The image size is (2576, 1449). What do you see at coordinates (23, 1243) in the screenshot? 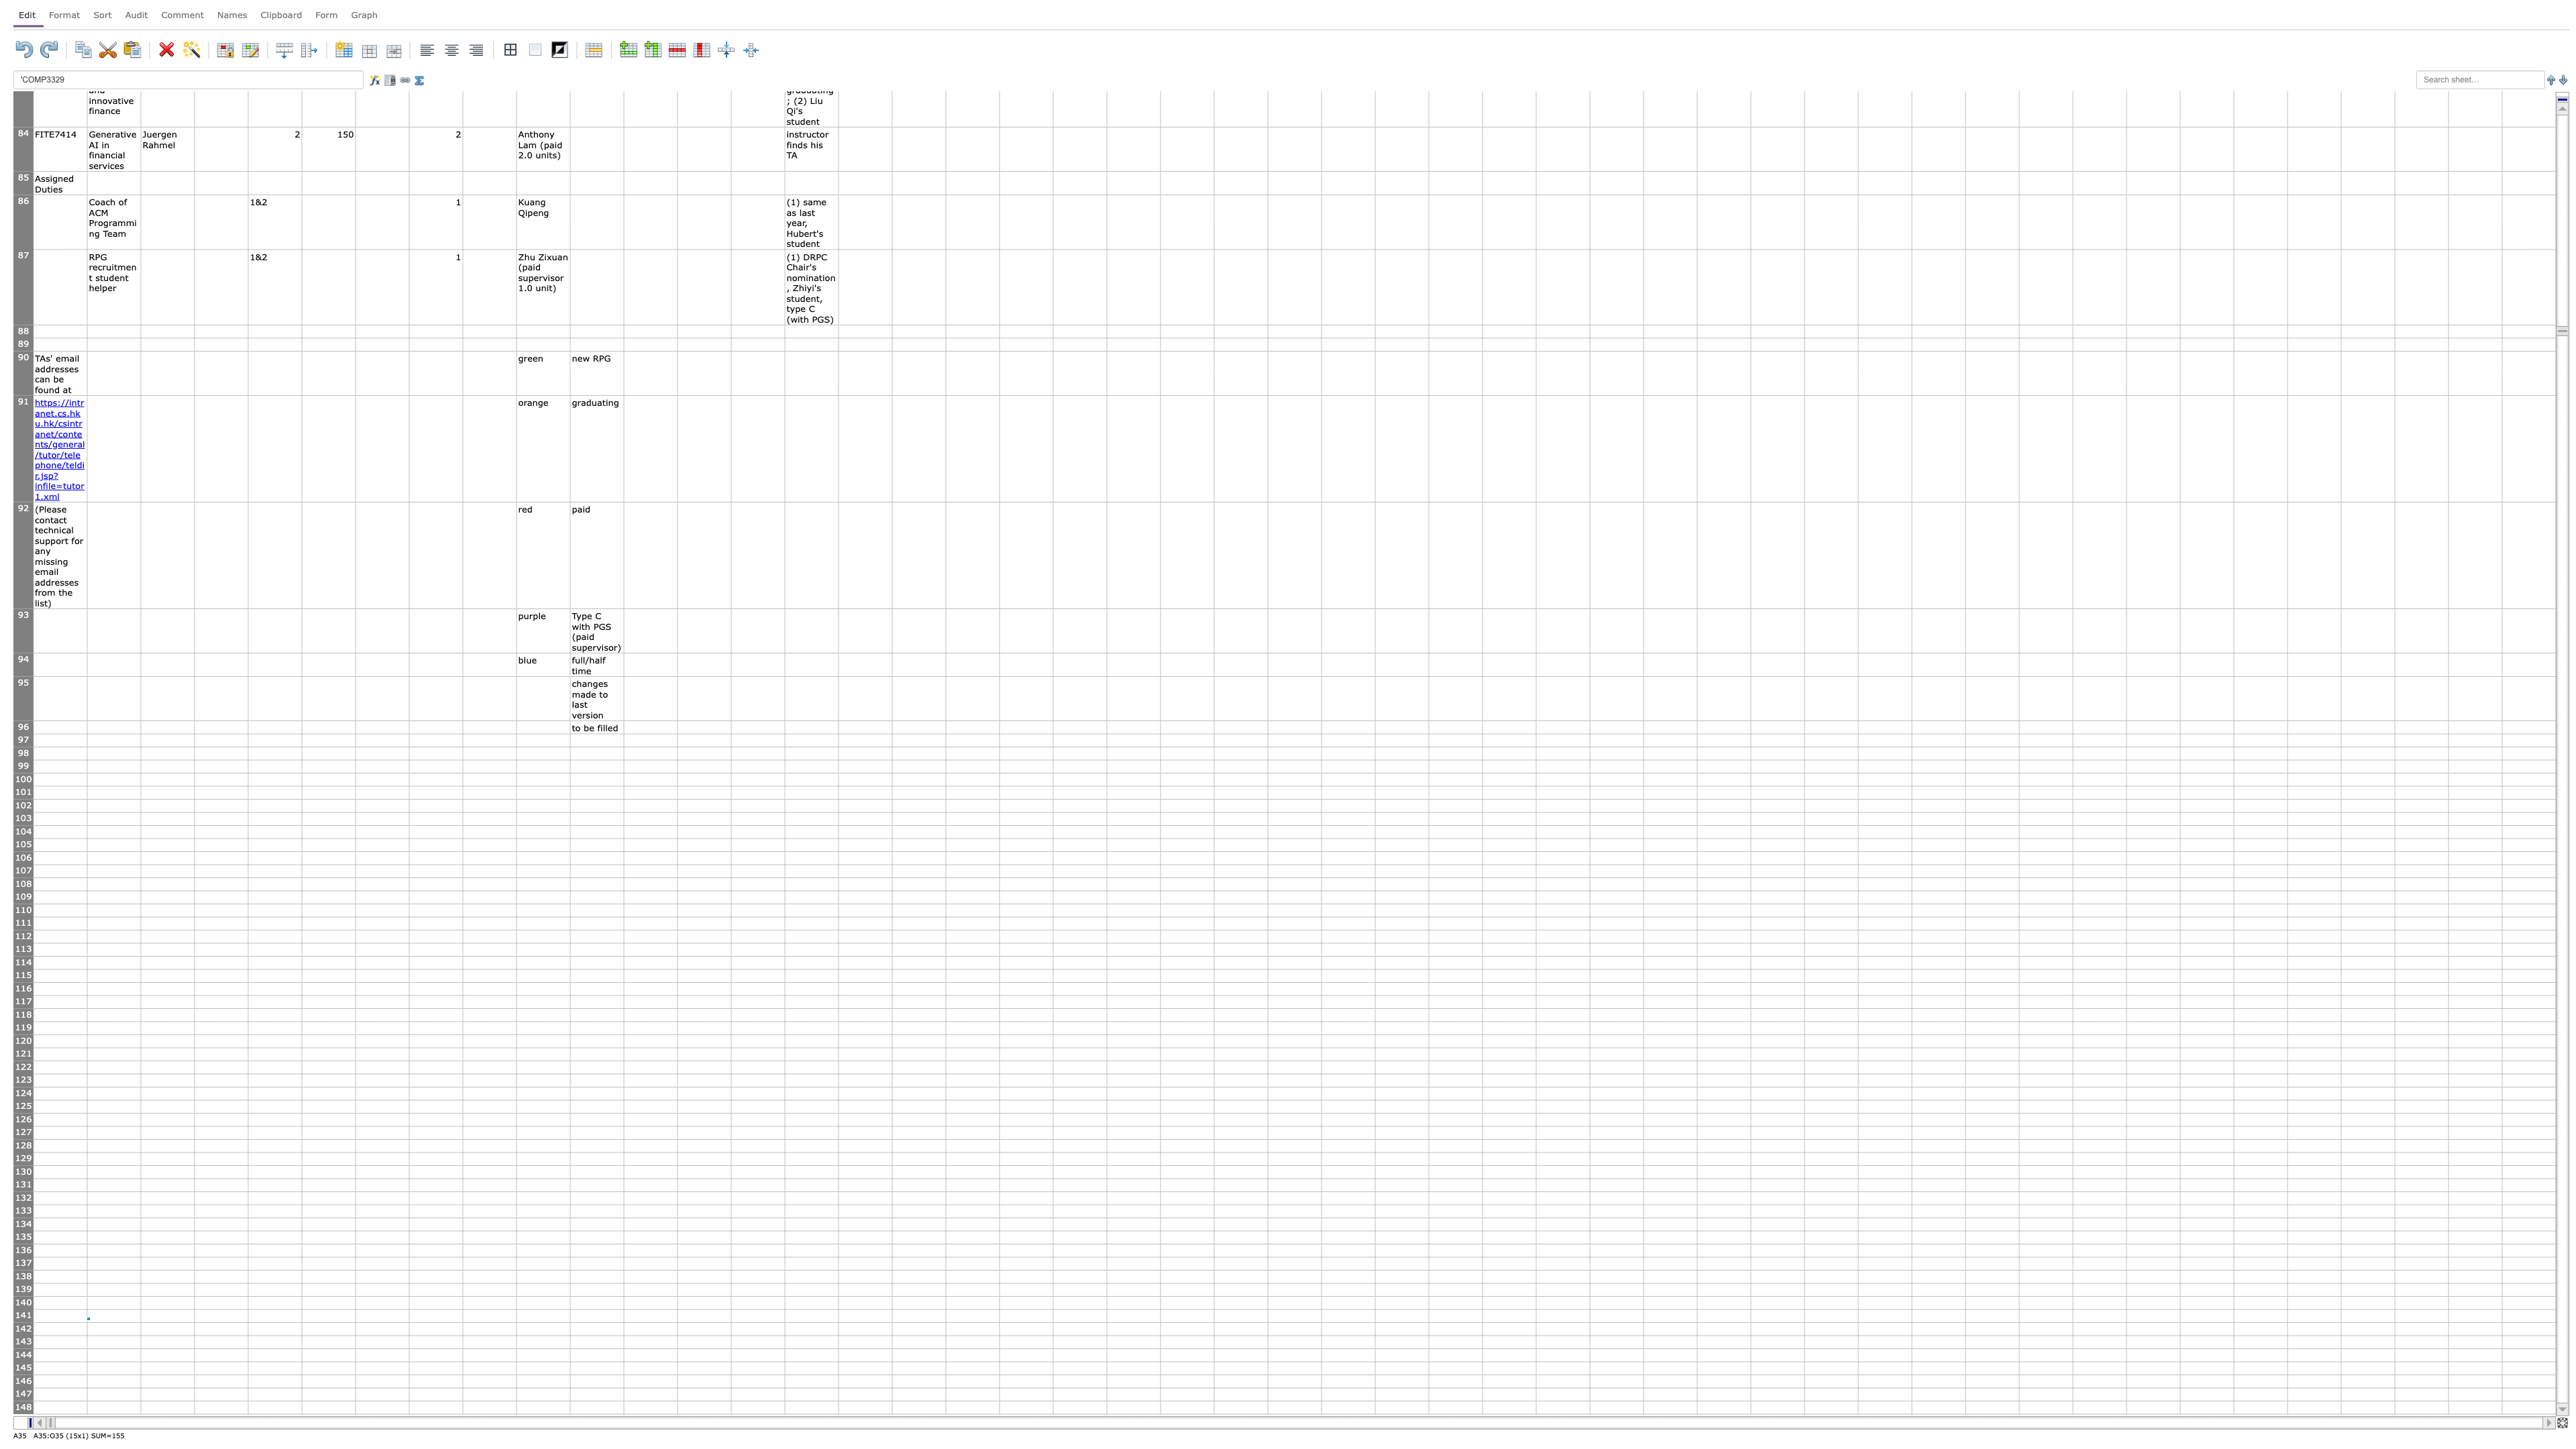
I see `Hover over row 135's resize handle` at bounding box center [23, 1243].